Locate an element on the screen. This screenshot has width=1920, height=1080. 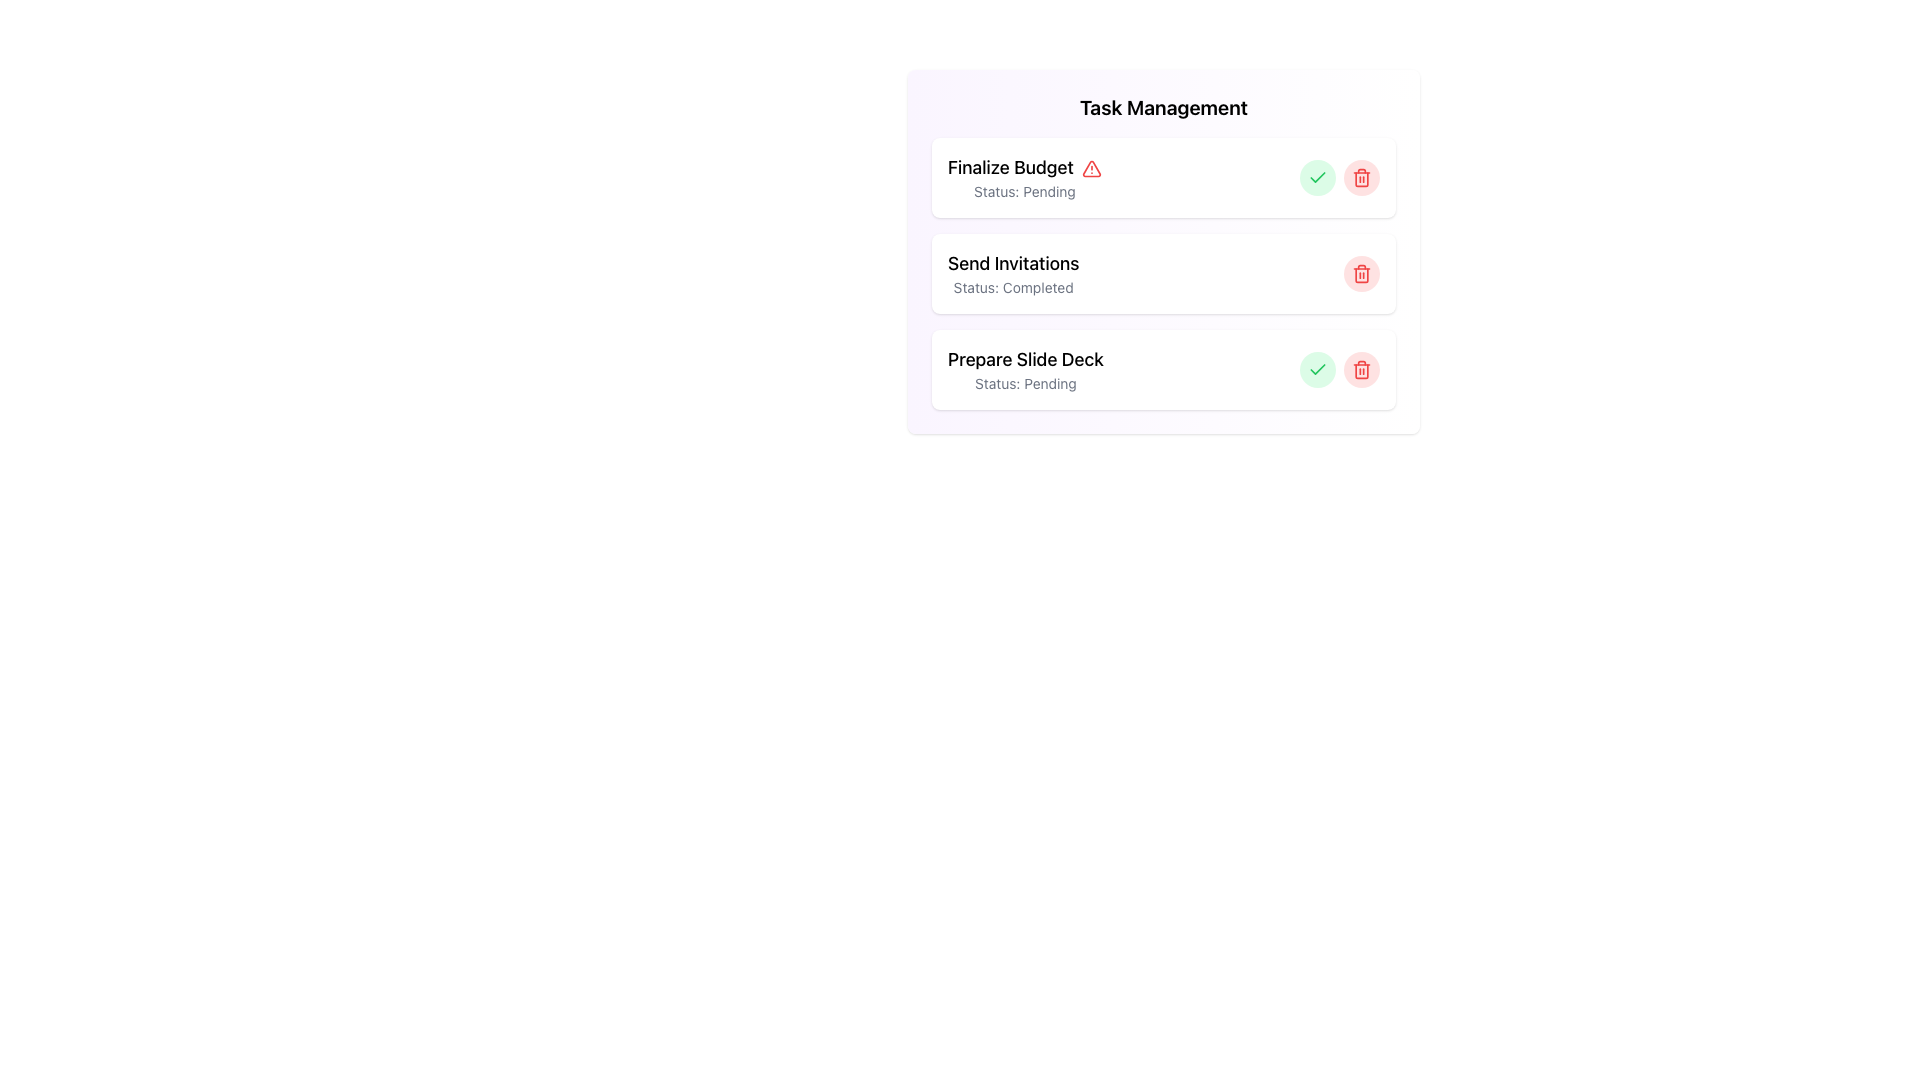
the task card displaying 'Send Invitations' with the status 'Status: Completed' in the task management interface is located at coordinates (1163, 250).